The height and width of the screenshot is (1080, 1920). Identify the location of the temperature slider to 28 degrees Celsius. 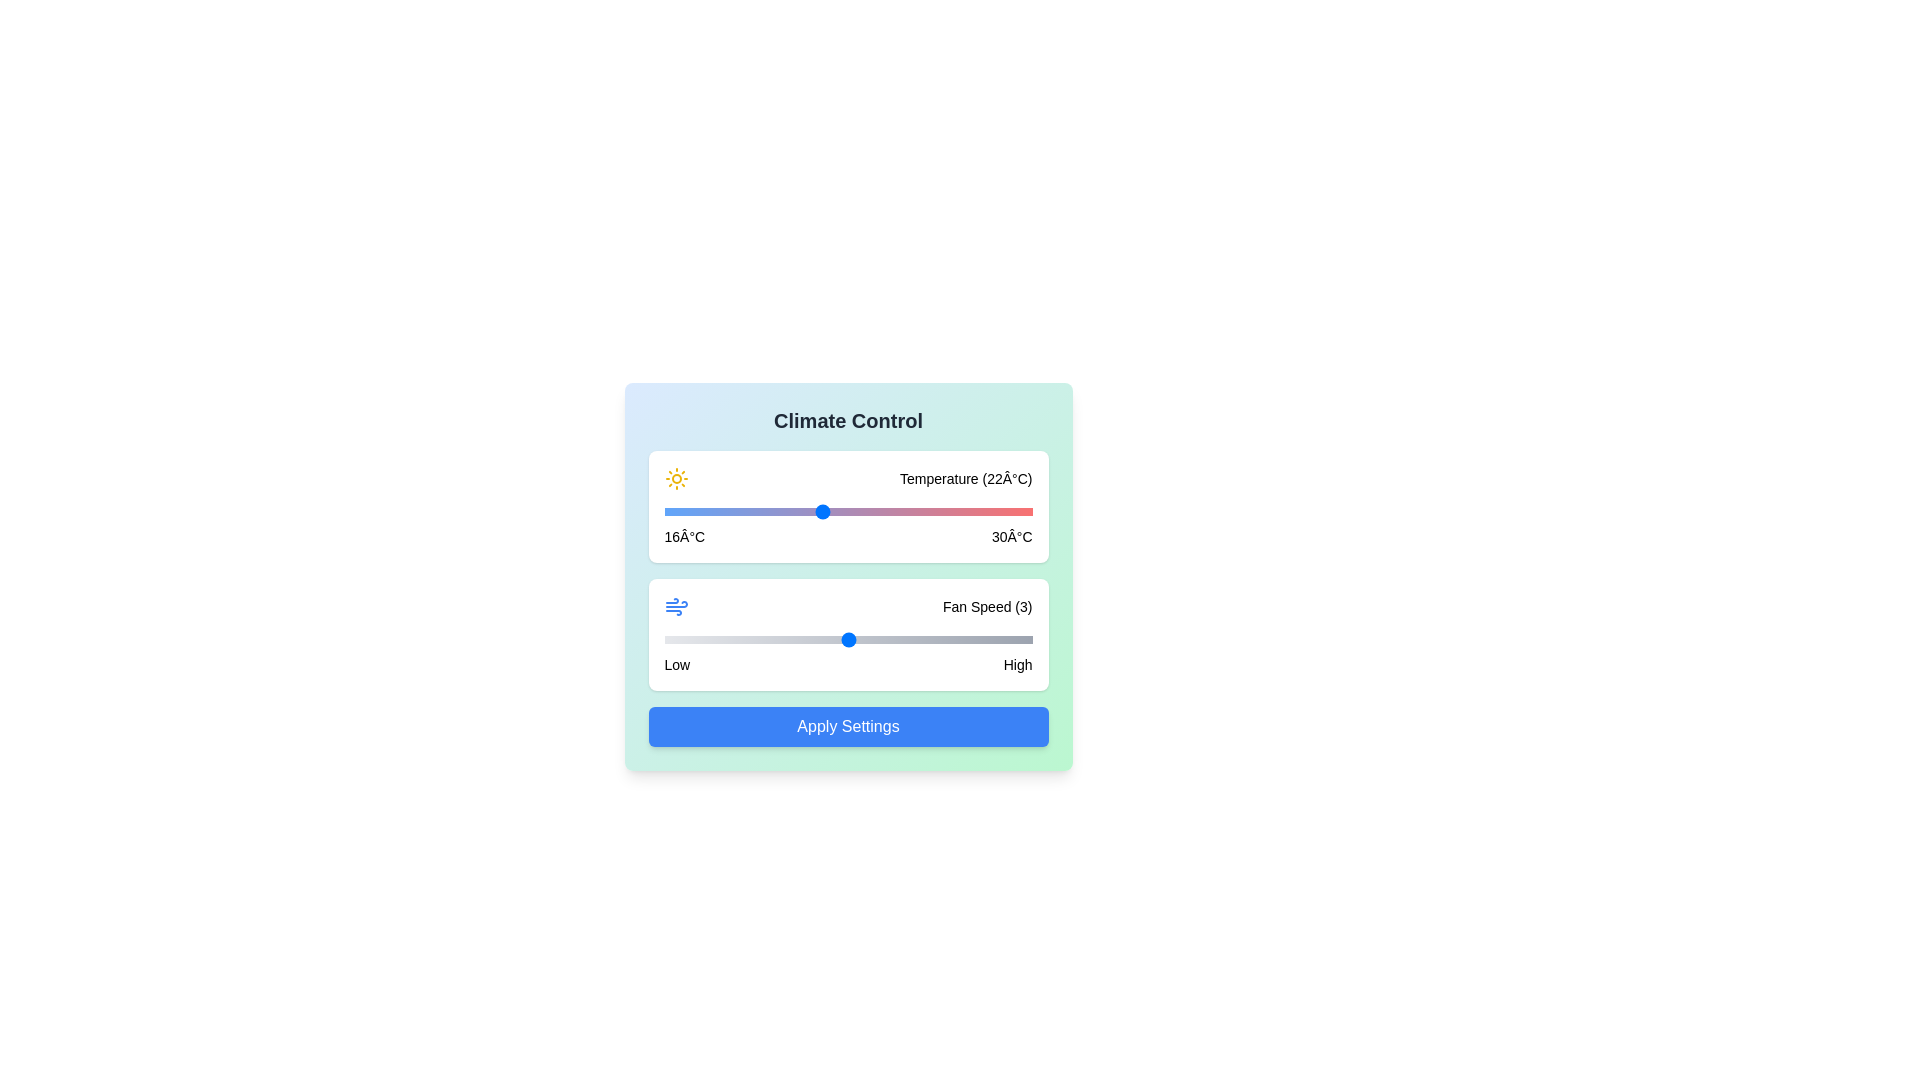
(979, 511).